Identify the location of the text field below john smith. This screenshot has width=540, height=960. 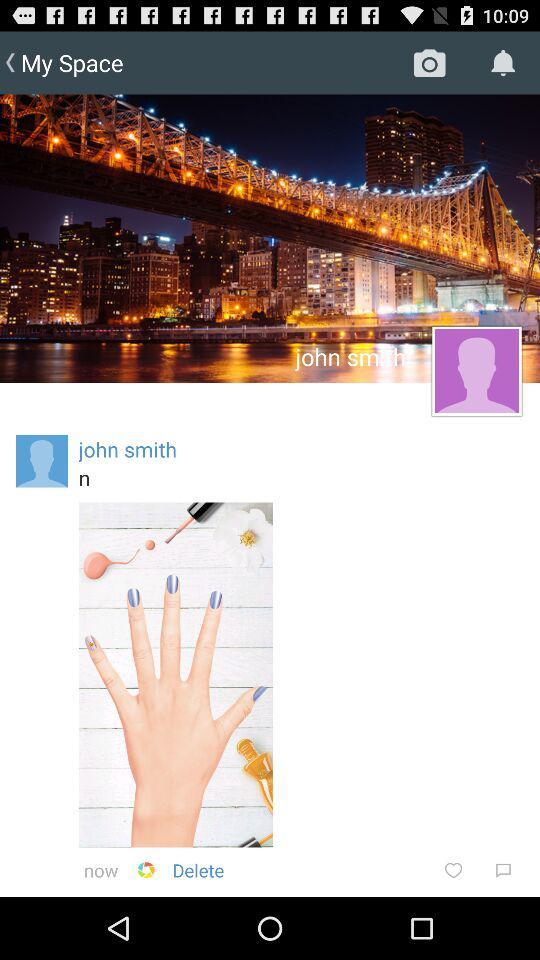
(300, 477).